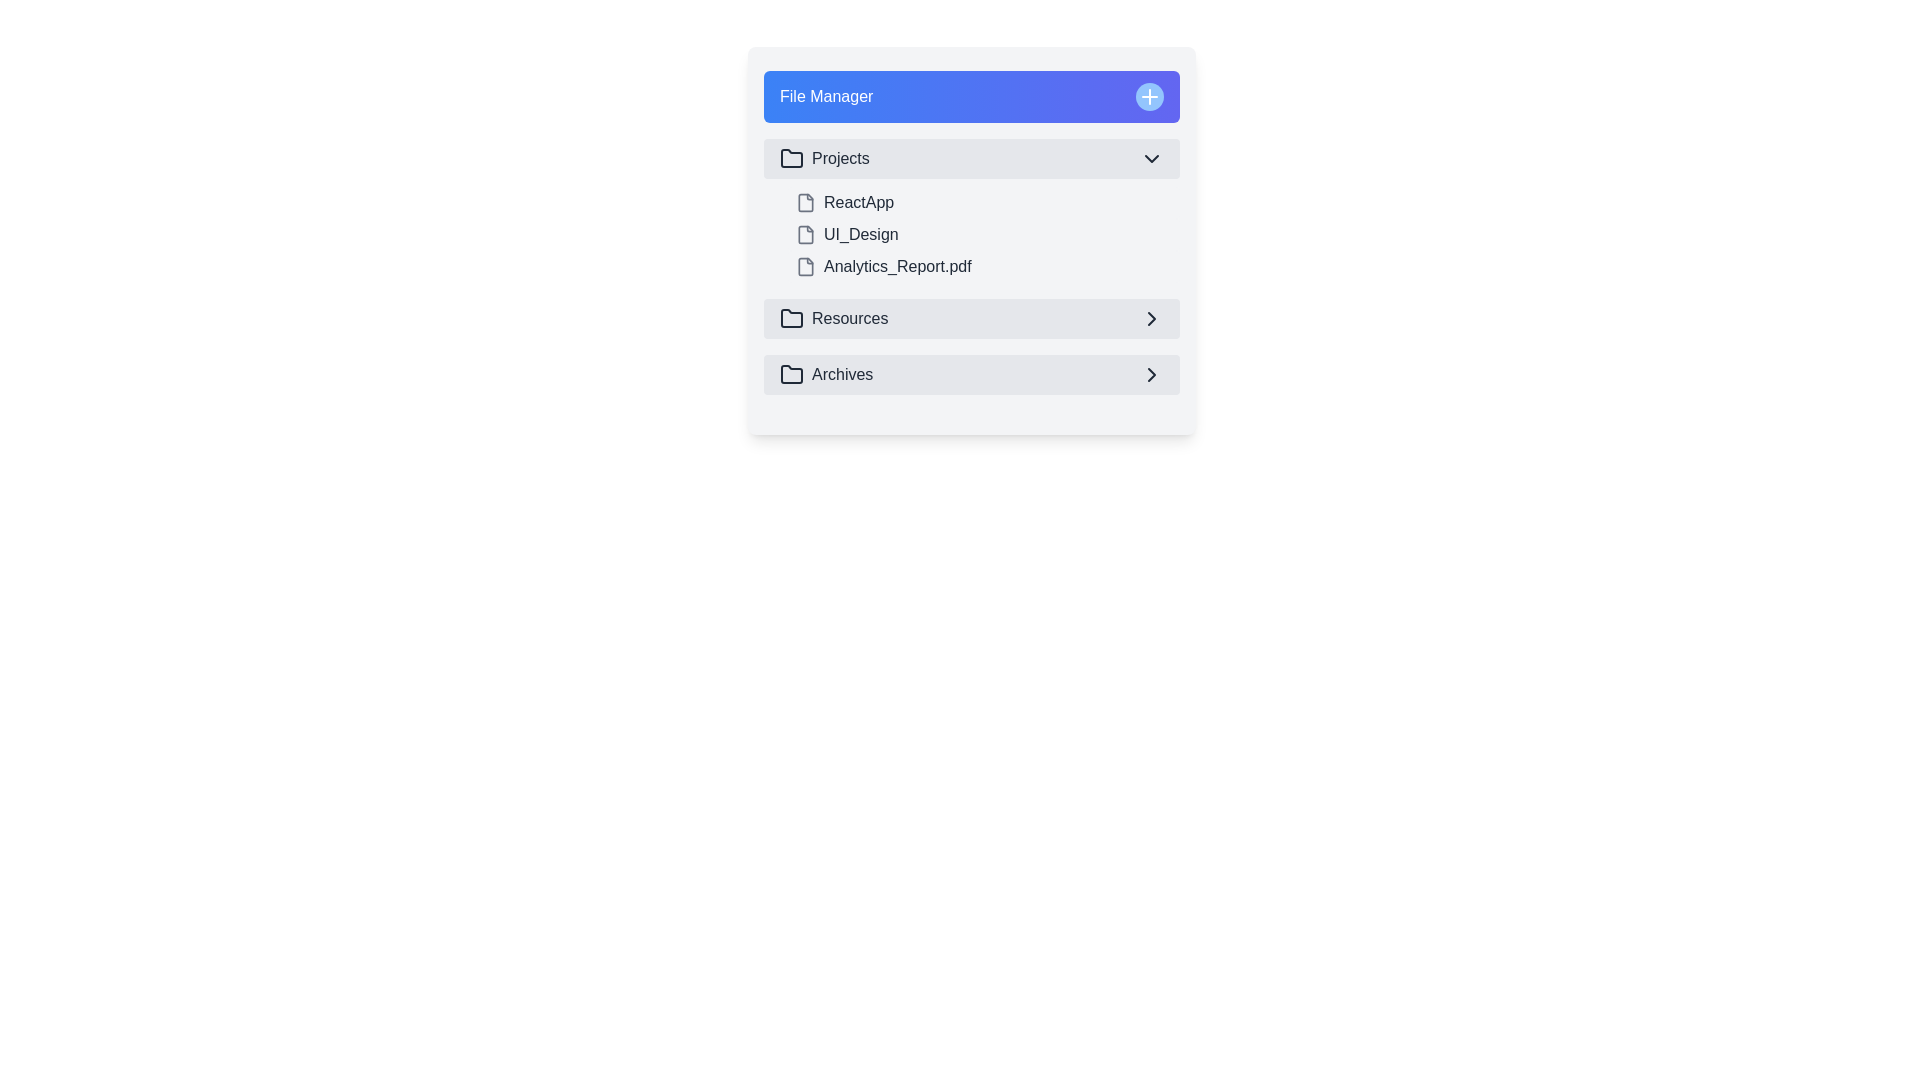  Describe the element at coordinates (826, 374) in the screenshot. I see `the 'Archives' label with a folder icon in the collapsible menu of the file manager interface` at that location.